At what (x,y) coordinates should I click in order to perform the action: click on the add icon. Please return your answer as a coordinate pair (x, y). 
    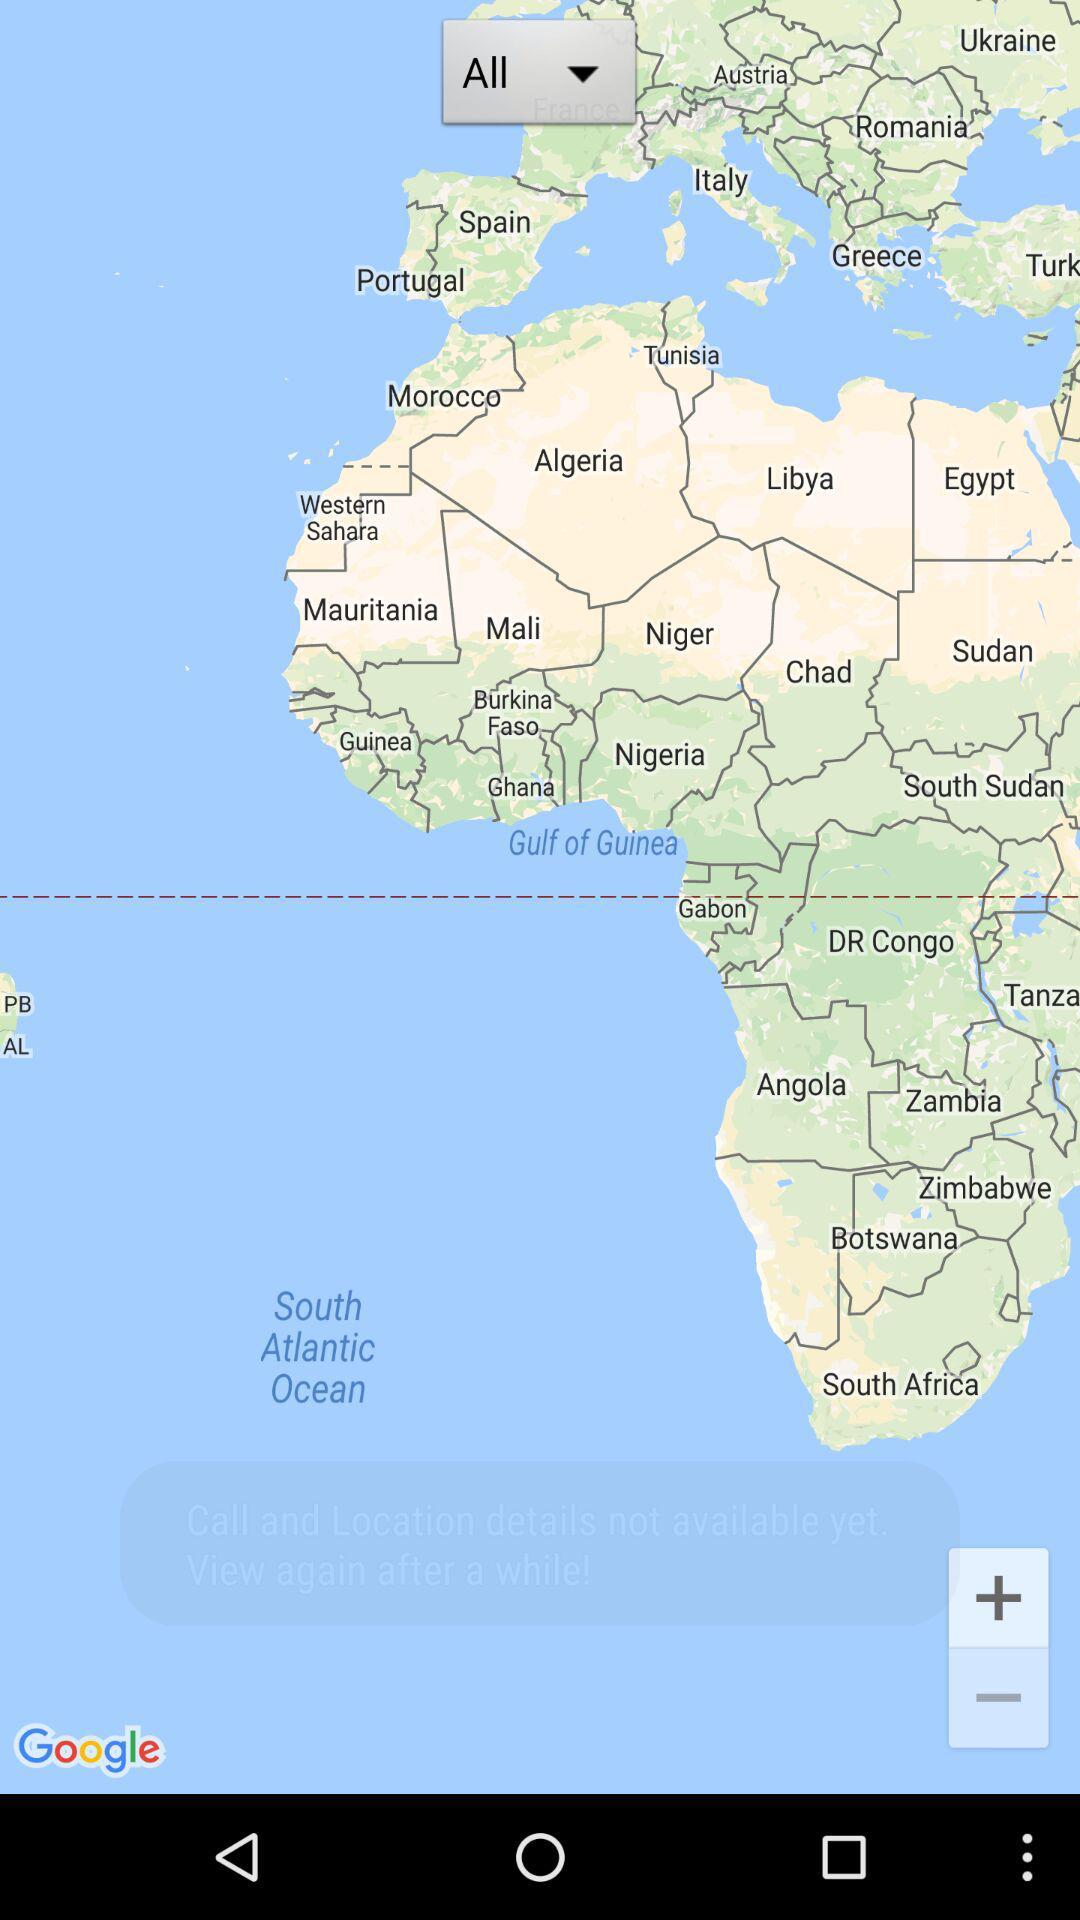
    Looking at the image, I should click on (998, 1707).